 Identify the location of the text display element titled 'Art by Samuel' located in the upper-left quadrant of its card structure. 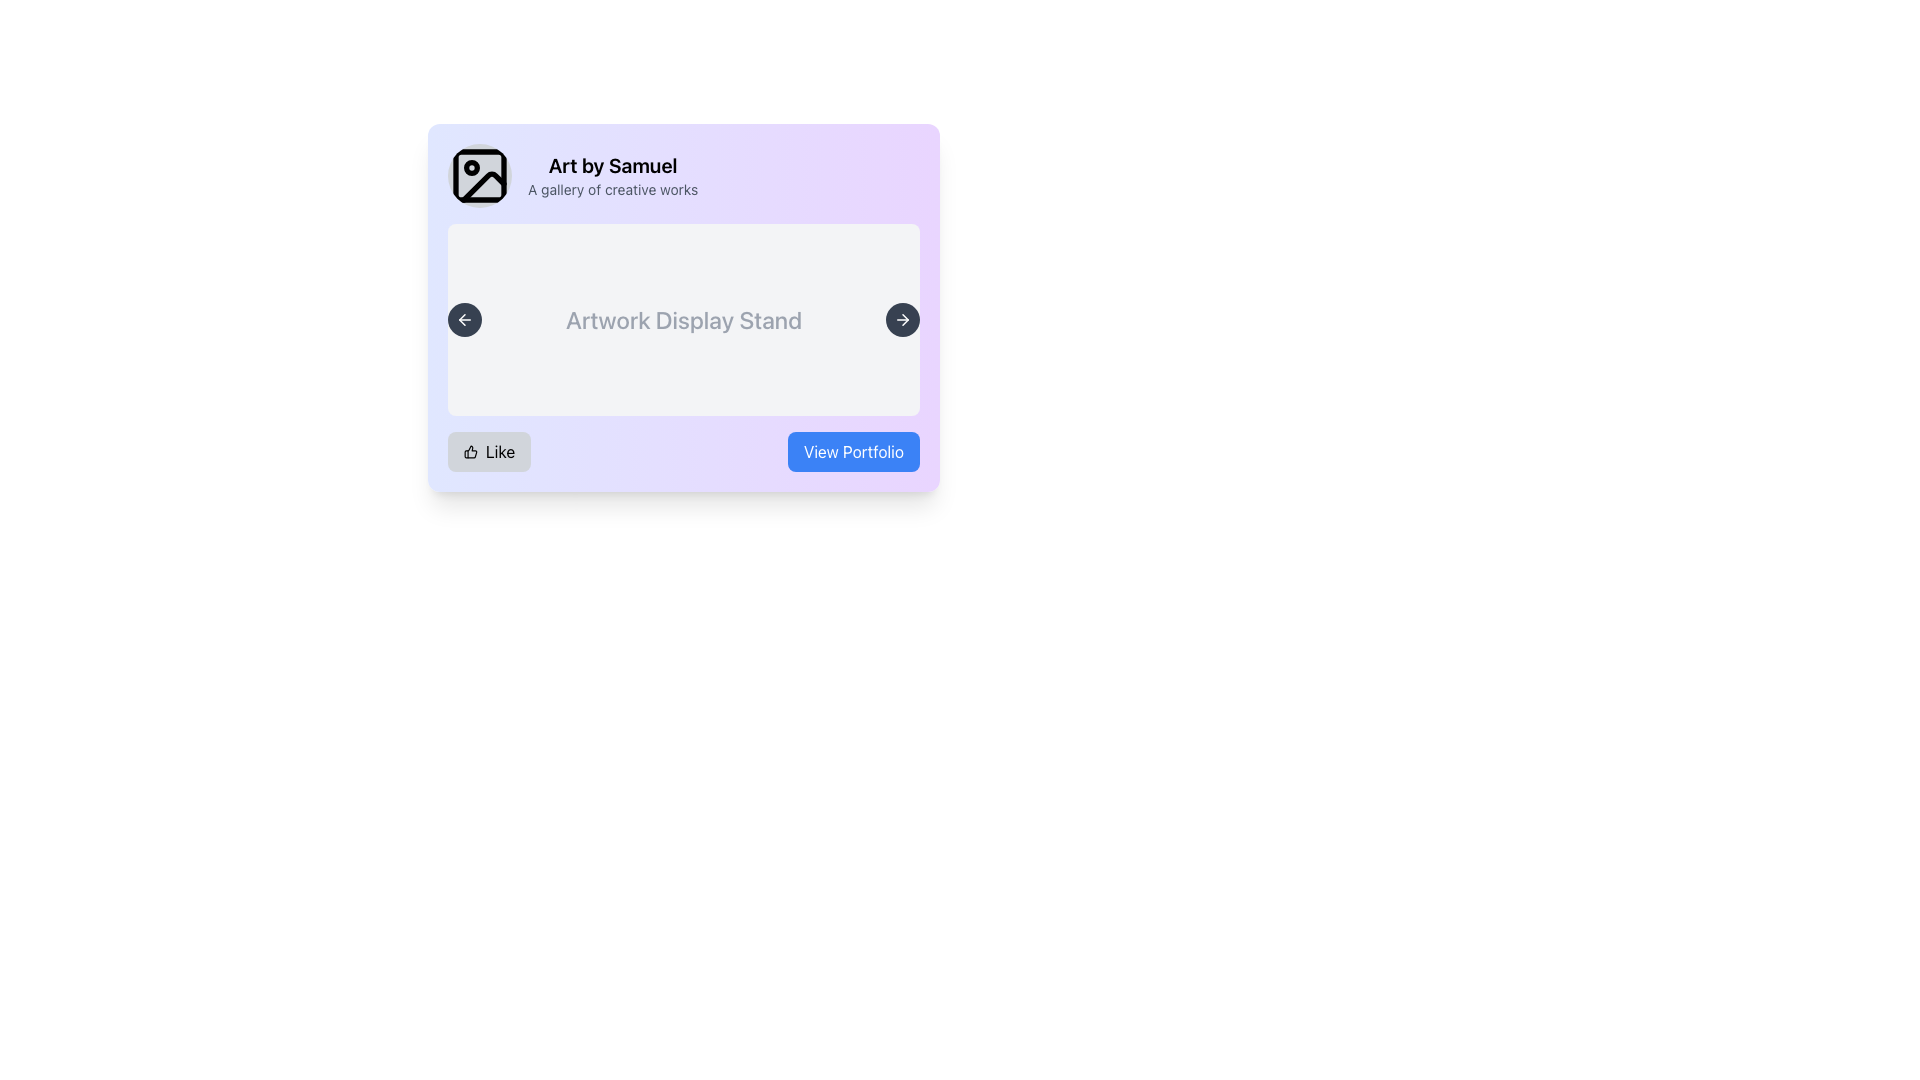
(612, 175).